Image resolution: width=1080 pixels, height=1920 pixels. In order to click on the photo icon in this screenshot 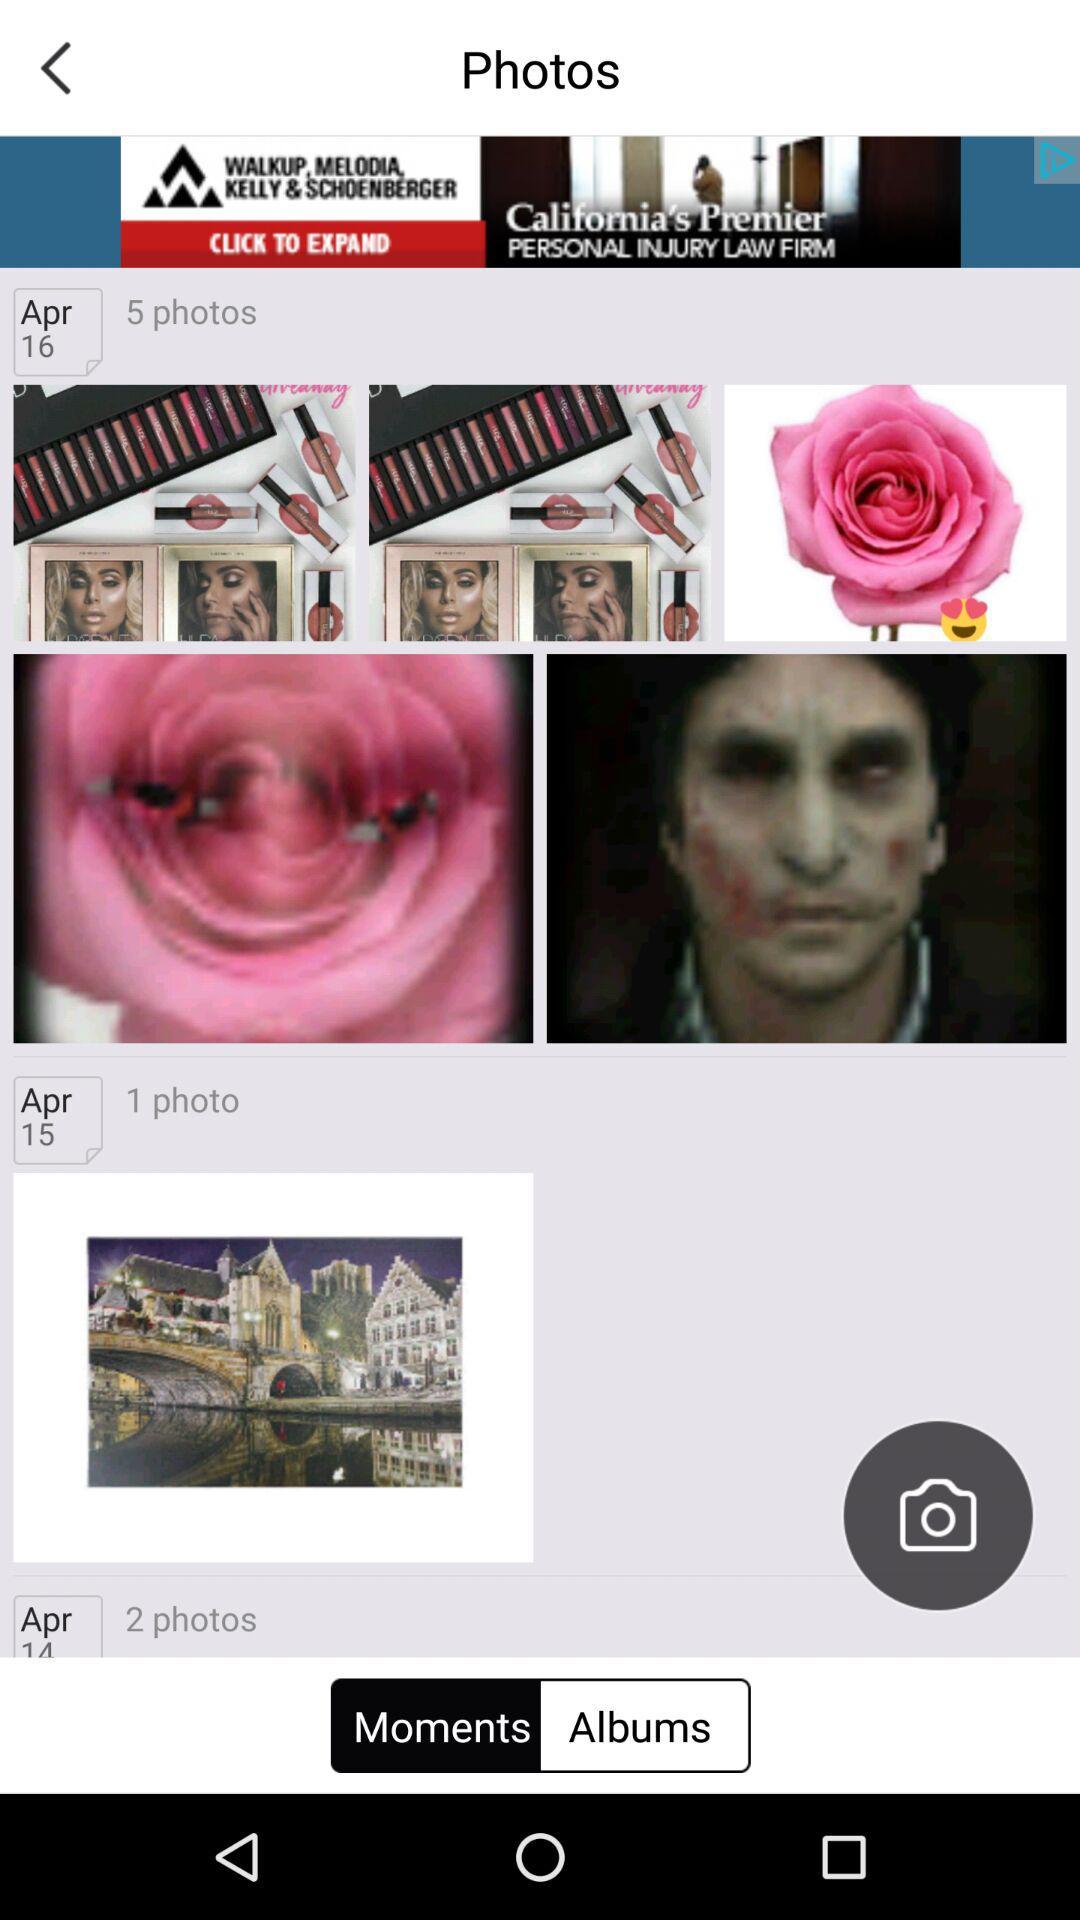, I will do `click(938, 1622)`.